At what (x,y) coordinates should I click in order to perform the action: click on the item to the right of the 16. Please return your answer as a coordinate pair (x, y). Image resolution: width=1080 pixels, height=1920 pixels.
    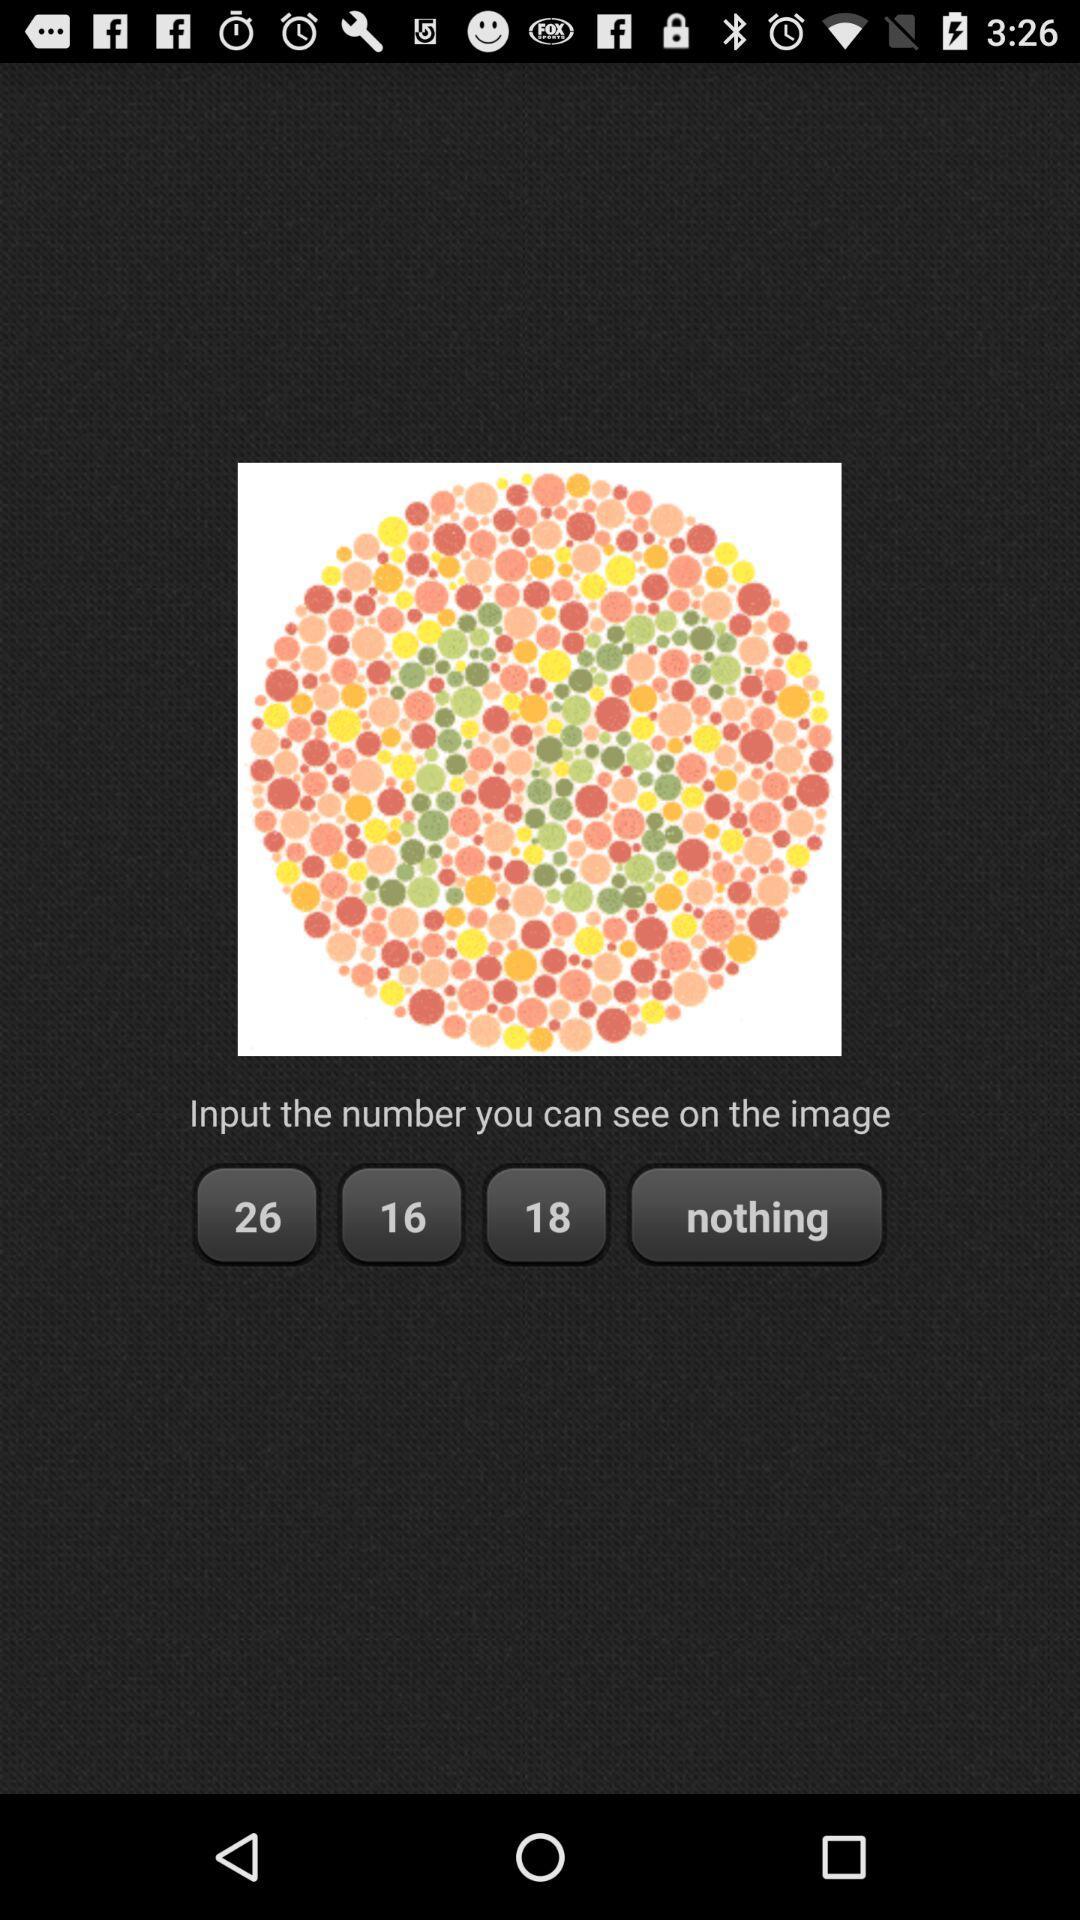
    Looking at the image, I should click on (546, 1214).